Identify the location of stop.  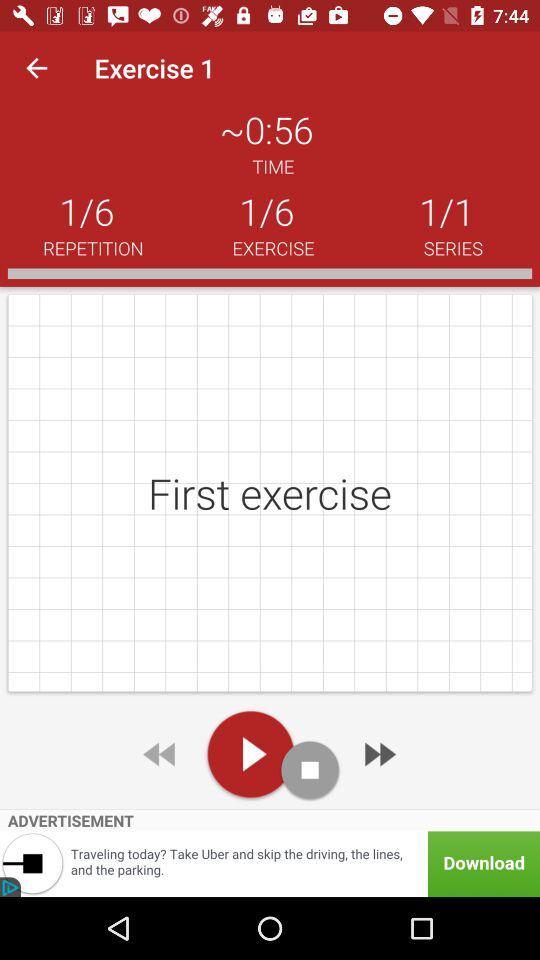
(310, 769).